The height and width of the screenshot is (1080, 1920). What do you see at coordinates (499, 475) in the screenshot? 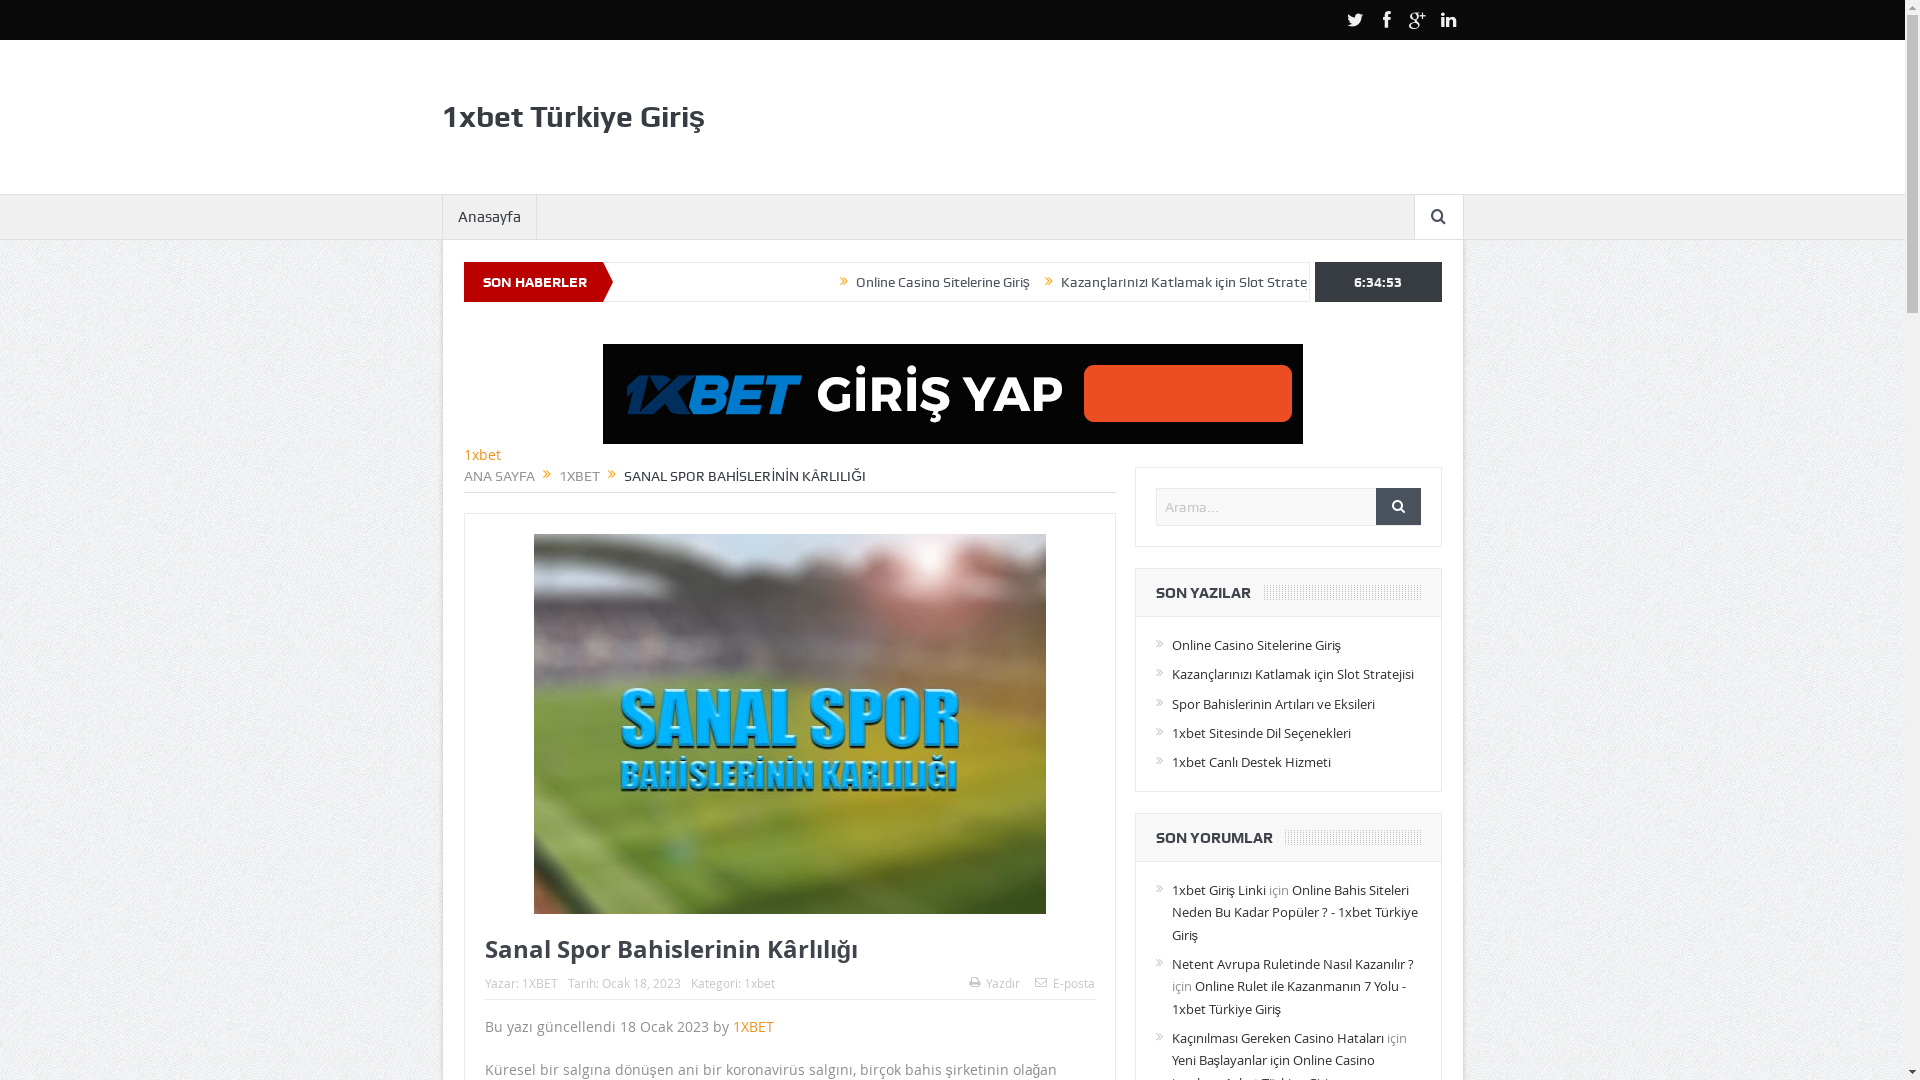
I see `'ANA SAYFA'` at bounding box center [499, 475].